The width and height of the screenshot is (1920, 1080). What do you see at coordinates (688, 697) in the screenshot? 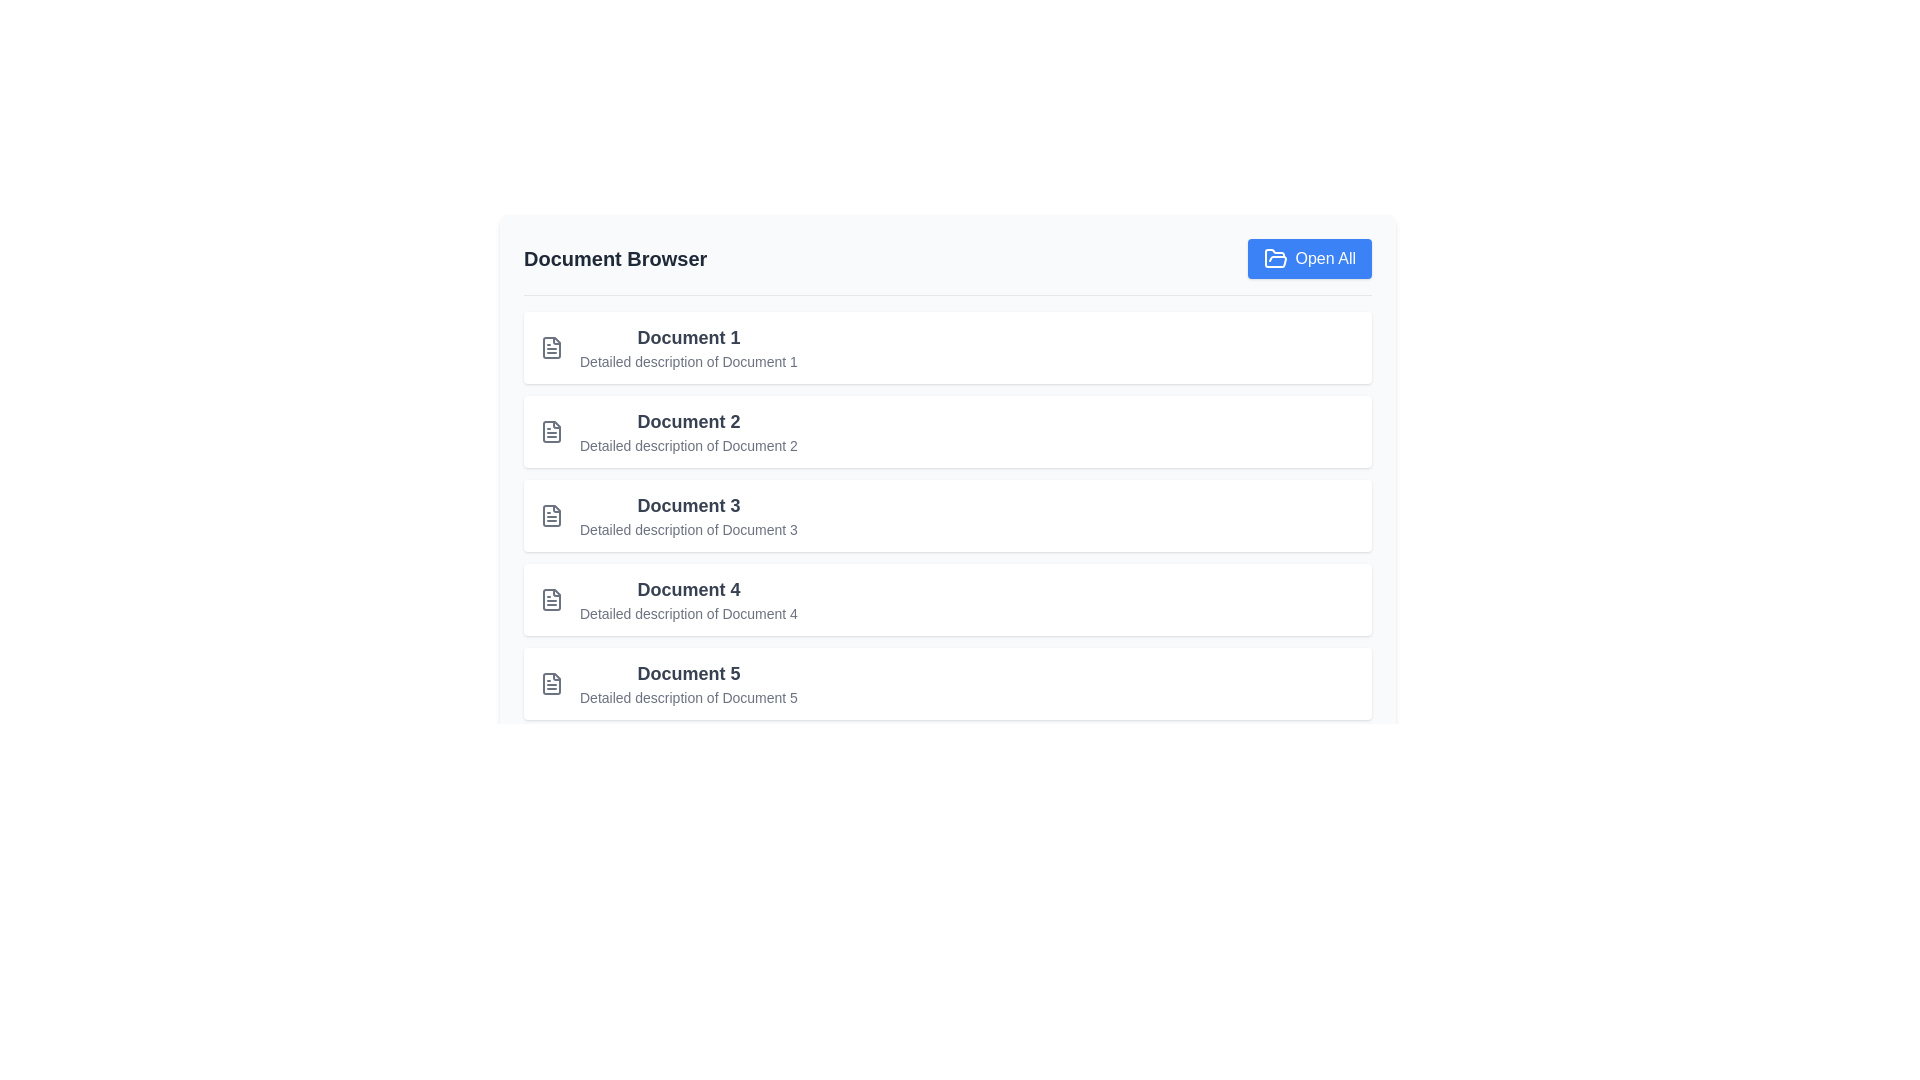
I see `the static text label that provides a brief description of 'Document 5', which is positioned below the document title in a vertically stacked list` at bounding box center [688, 697].